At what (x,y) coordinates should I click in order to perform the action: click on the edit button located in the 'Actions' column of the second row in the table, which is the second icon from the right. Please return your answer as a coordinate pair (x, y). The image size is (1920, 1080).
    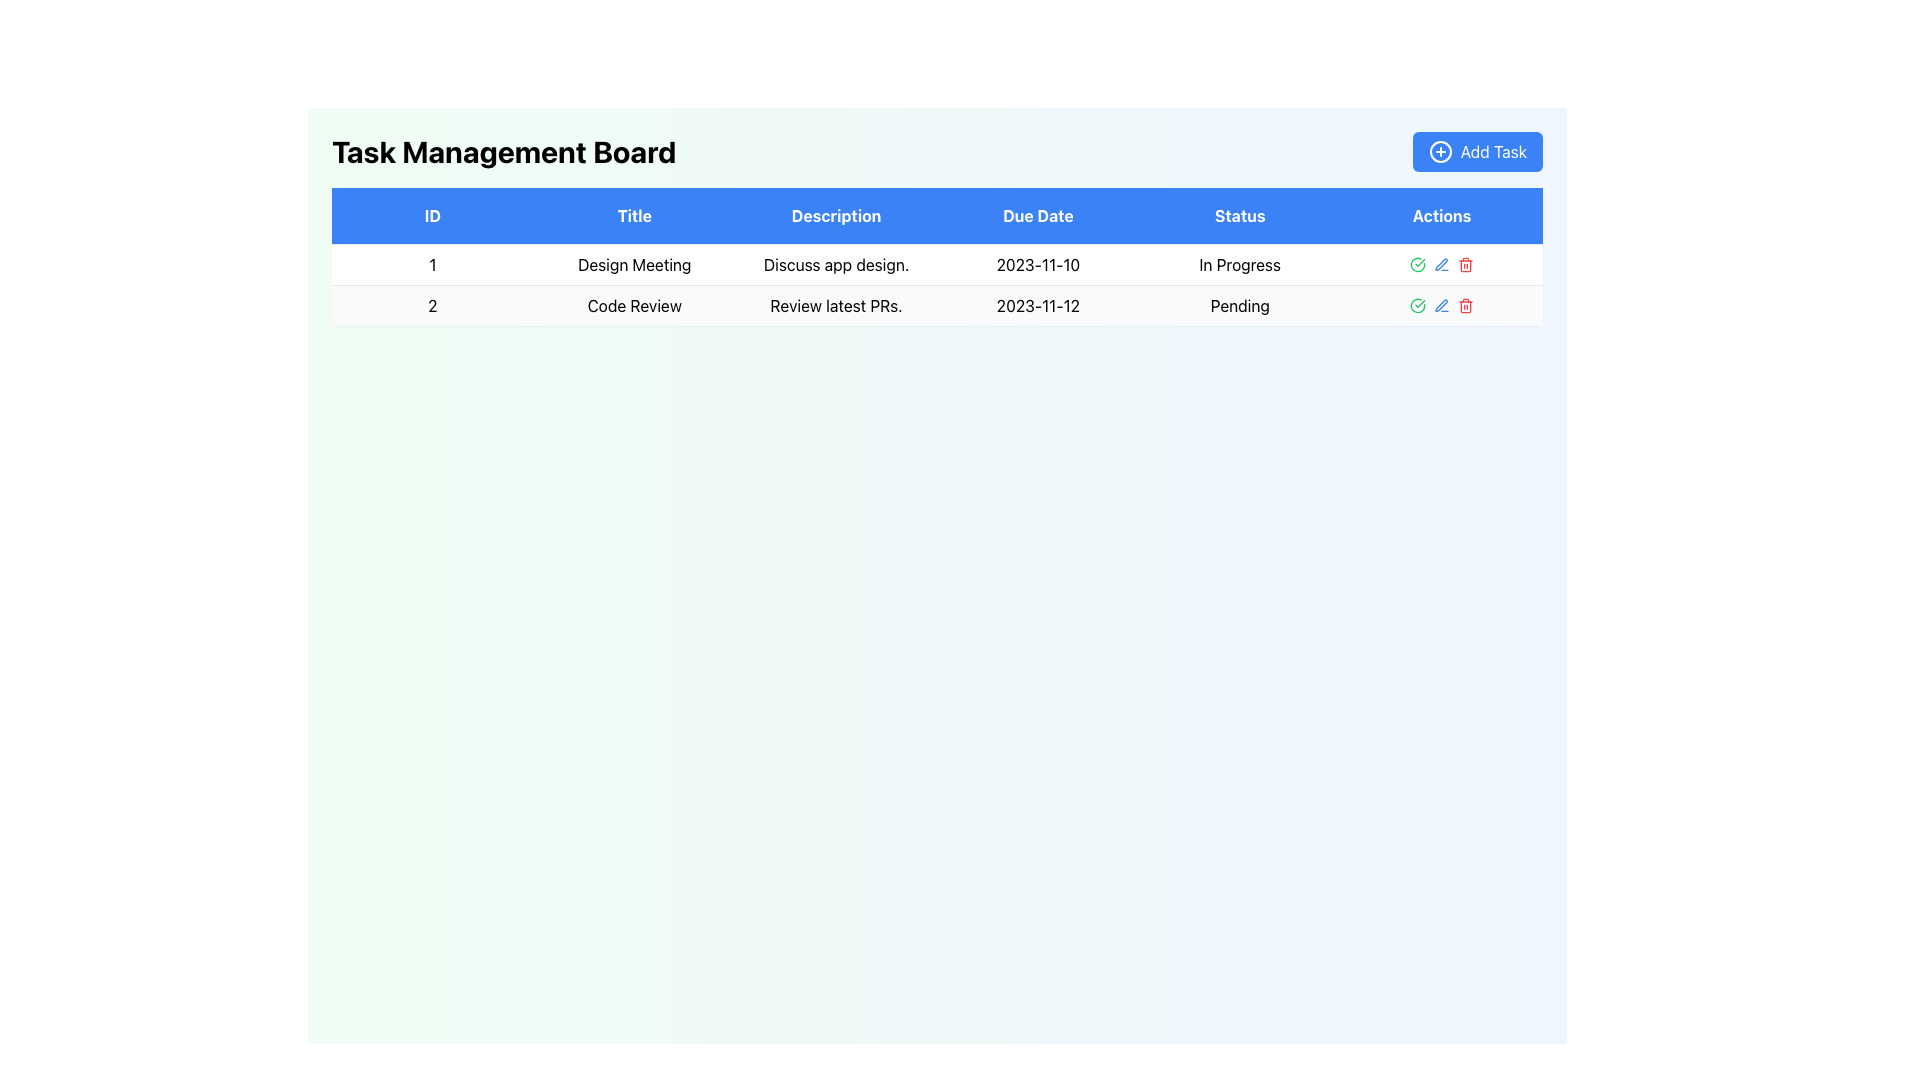
    Looking at the image, I should click on (1442, 305).